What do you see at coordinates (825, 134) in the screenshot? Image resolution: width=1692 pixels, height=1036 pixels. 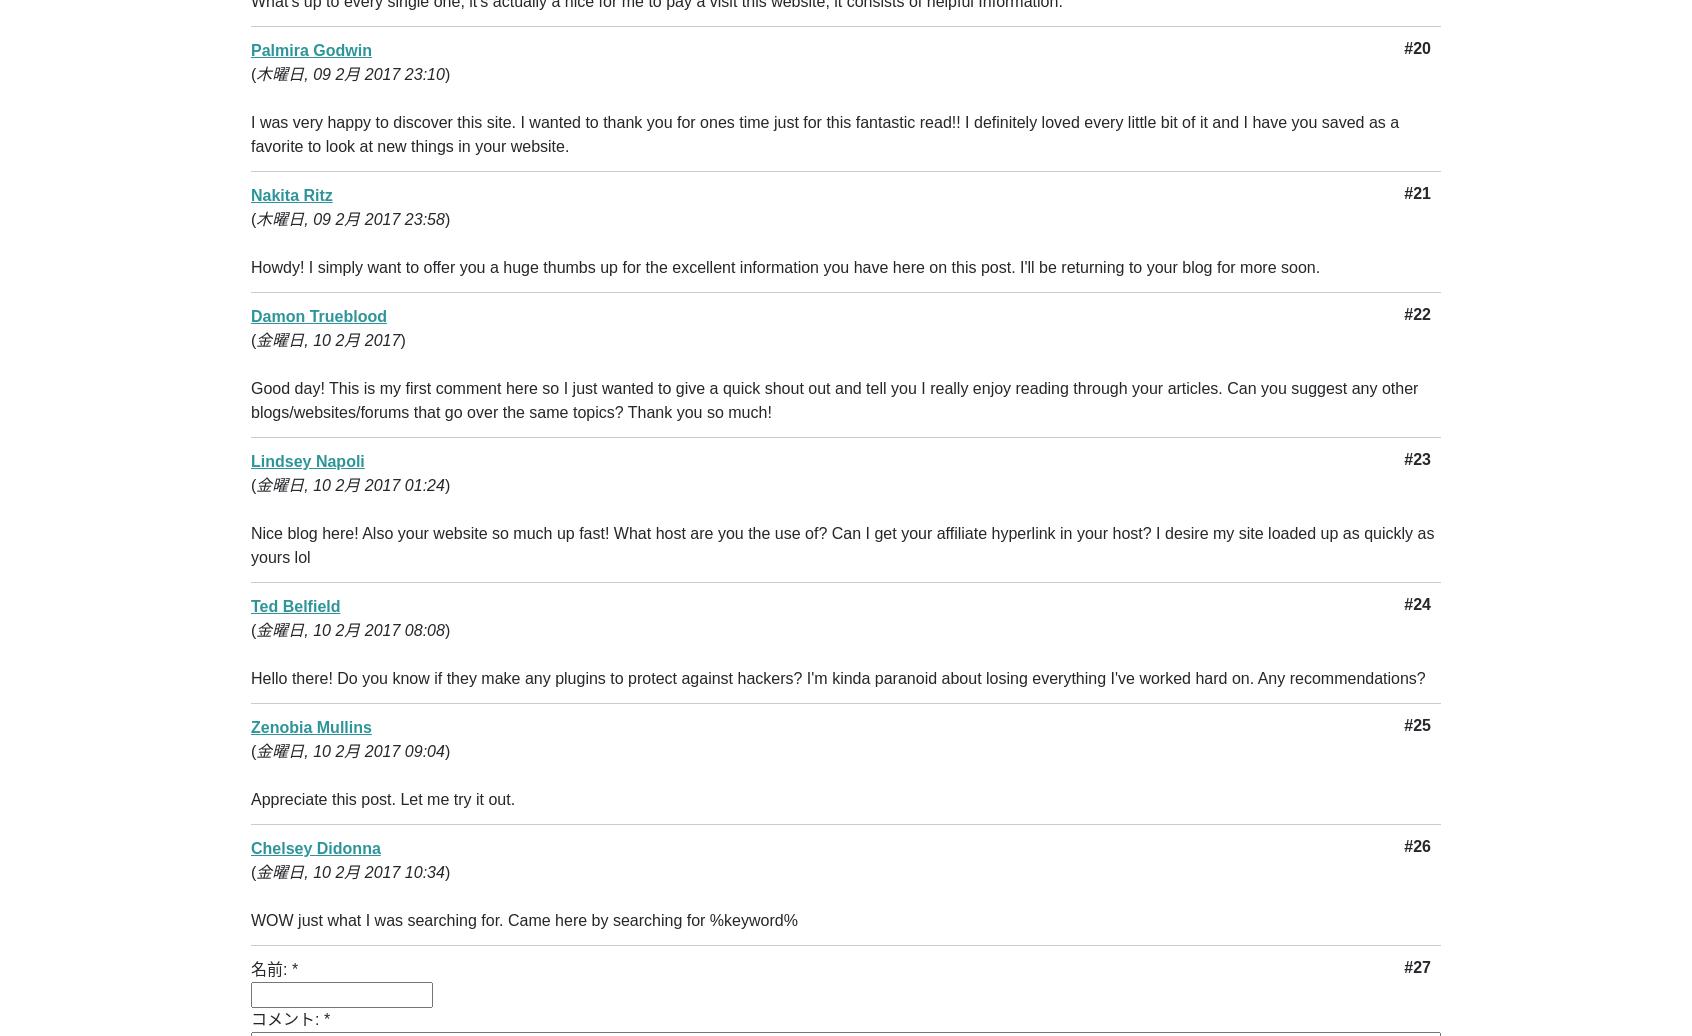 I see `'I was very happy to discover this site. I wanted to thank you for ones time just for this fantastic read!! I definitely loved every little bit of it and I have you saved as a favorite to look at new
things in your website.'` at bounding box center [825, 134].